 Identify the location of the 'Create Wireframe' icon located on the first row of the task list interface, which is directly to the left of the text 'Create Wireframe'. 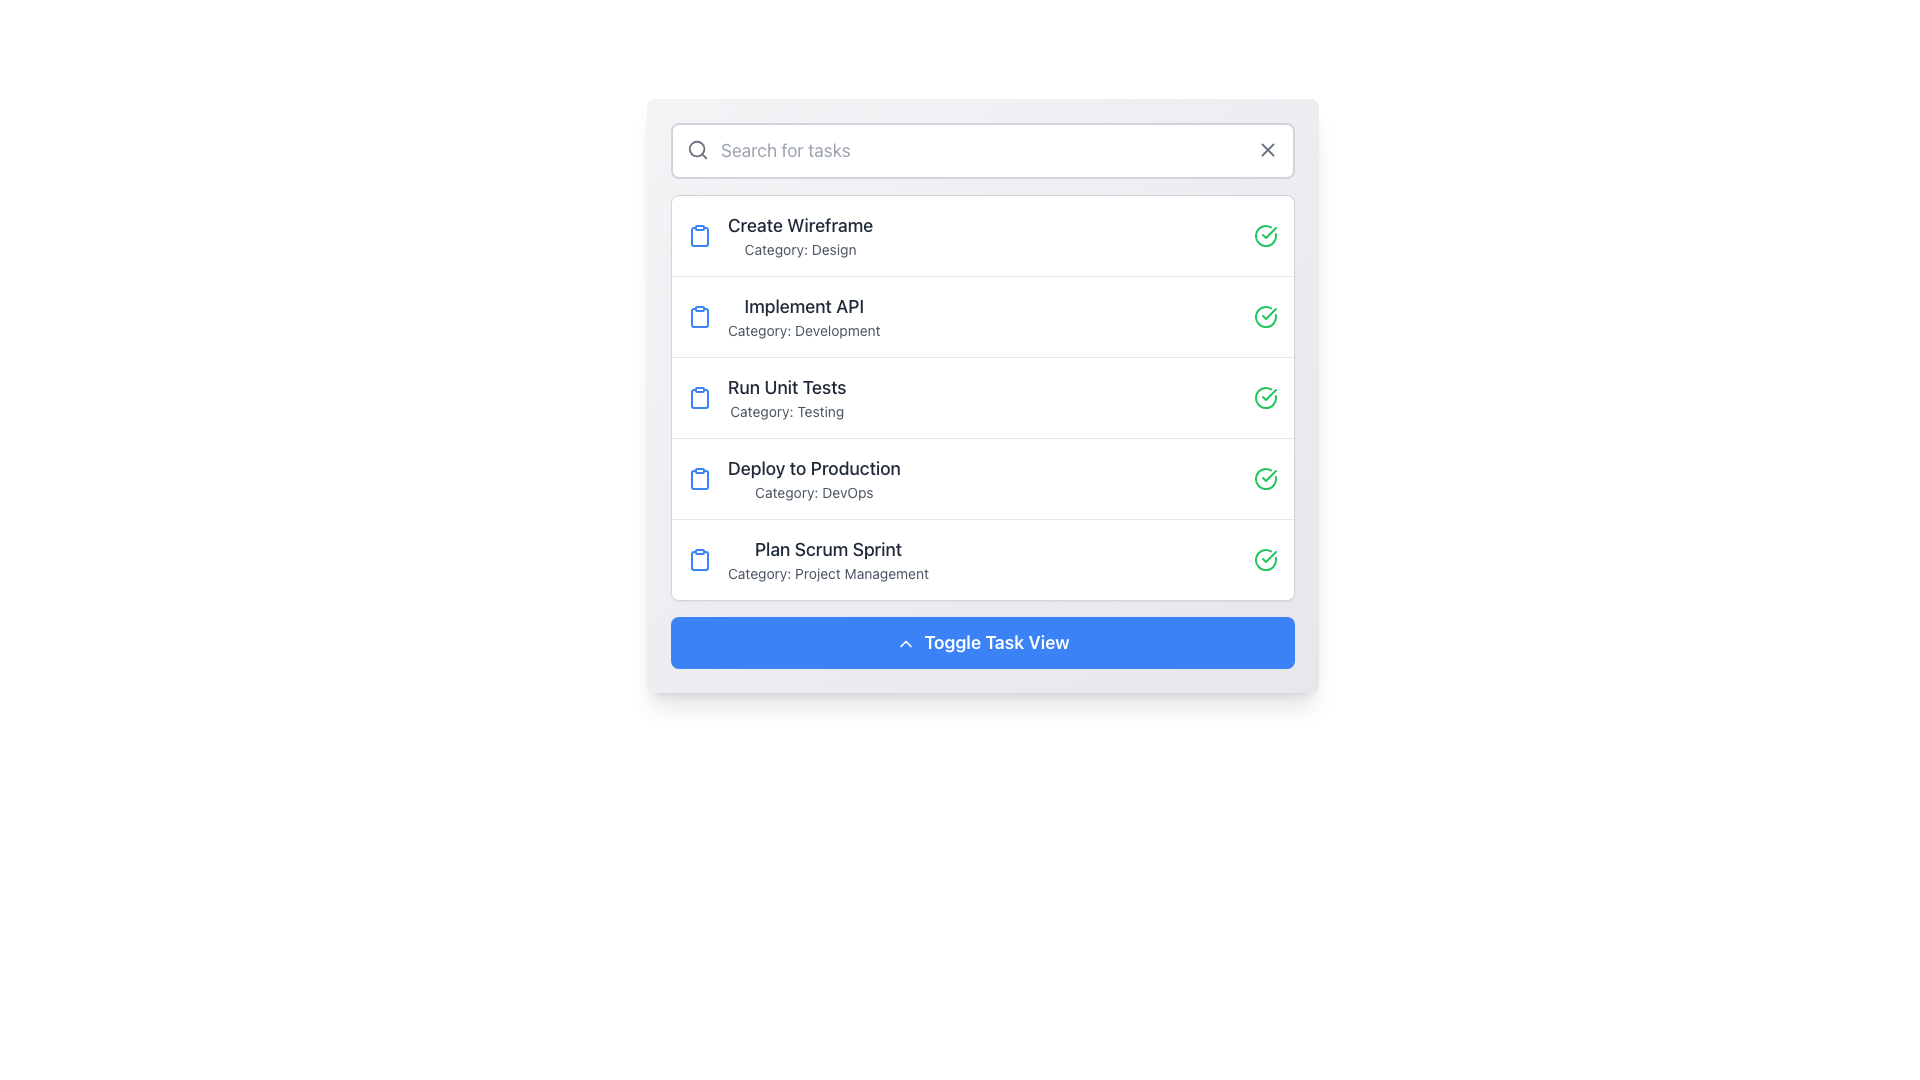
(700, 234).